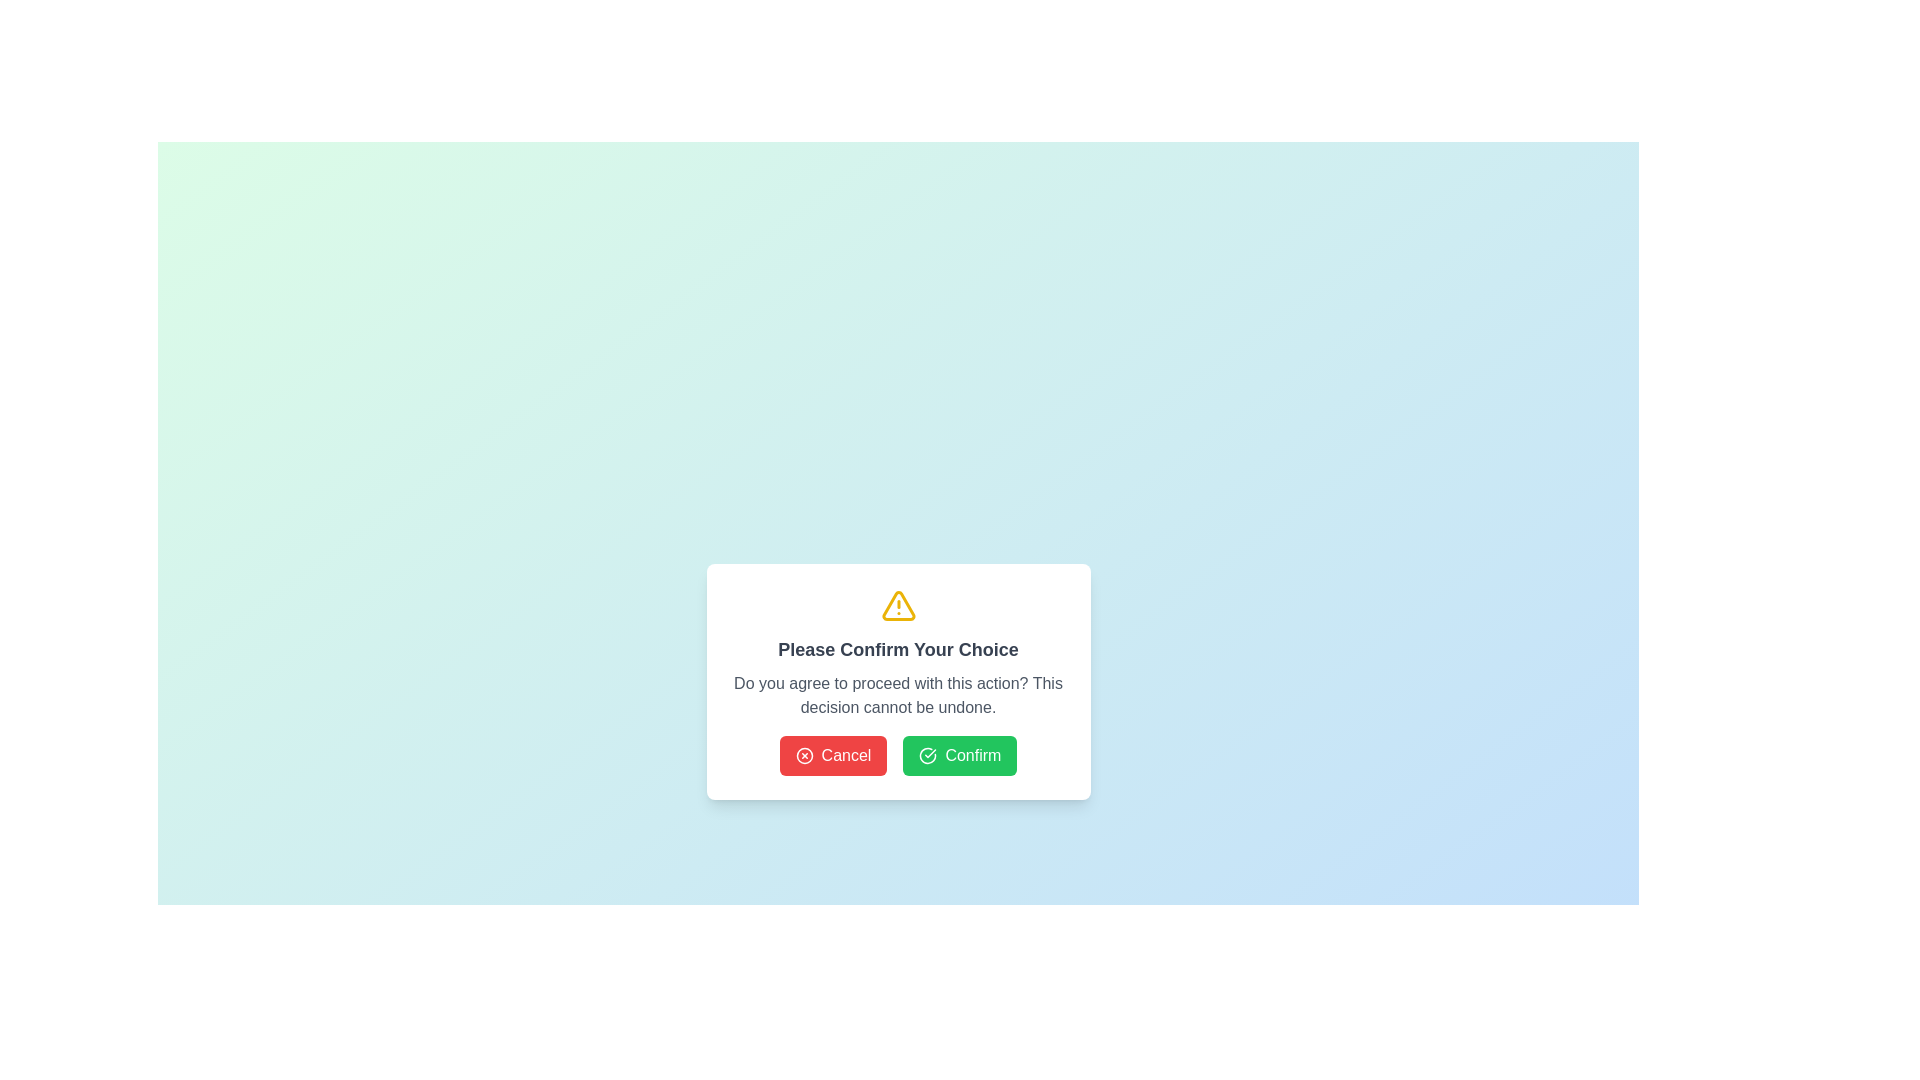 The width and height of the screenshot is (1920, 1080). Describe the element at coordinates (833, 756) in the screenshot. I see `the cancel button located in the confirmation dialog box at the bottom left, which dismisses the dialog without proceeding` at that location.